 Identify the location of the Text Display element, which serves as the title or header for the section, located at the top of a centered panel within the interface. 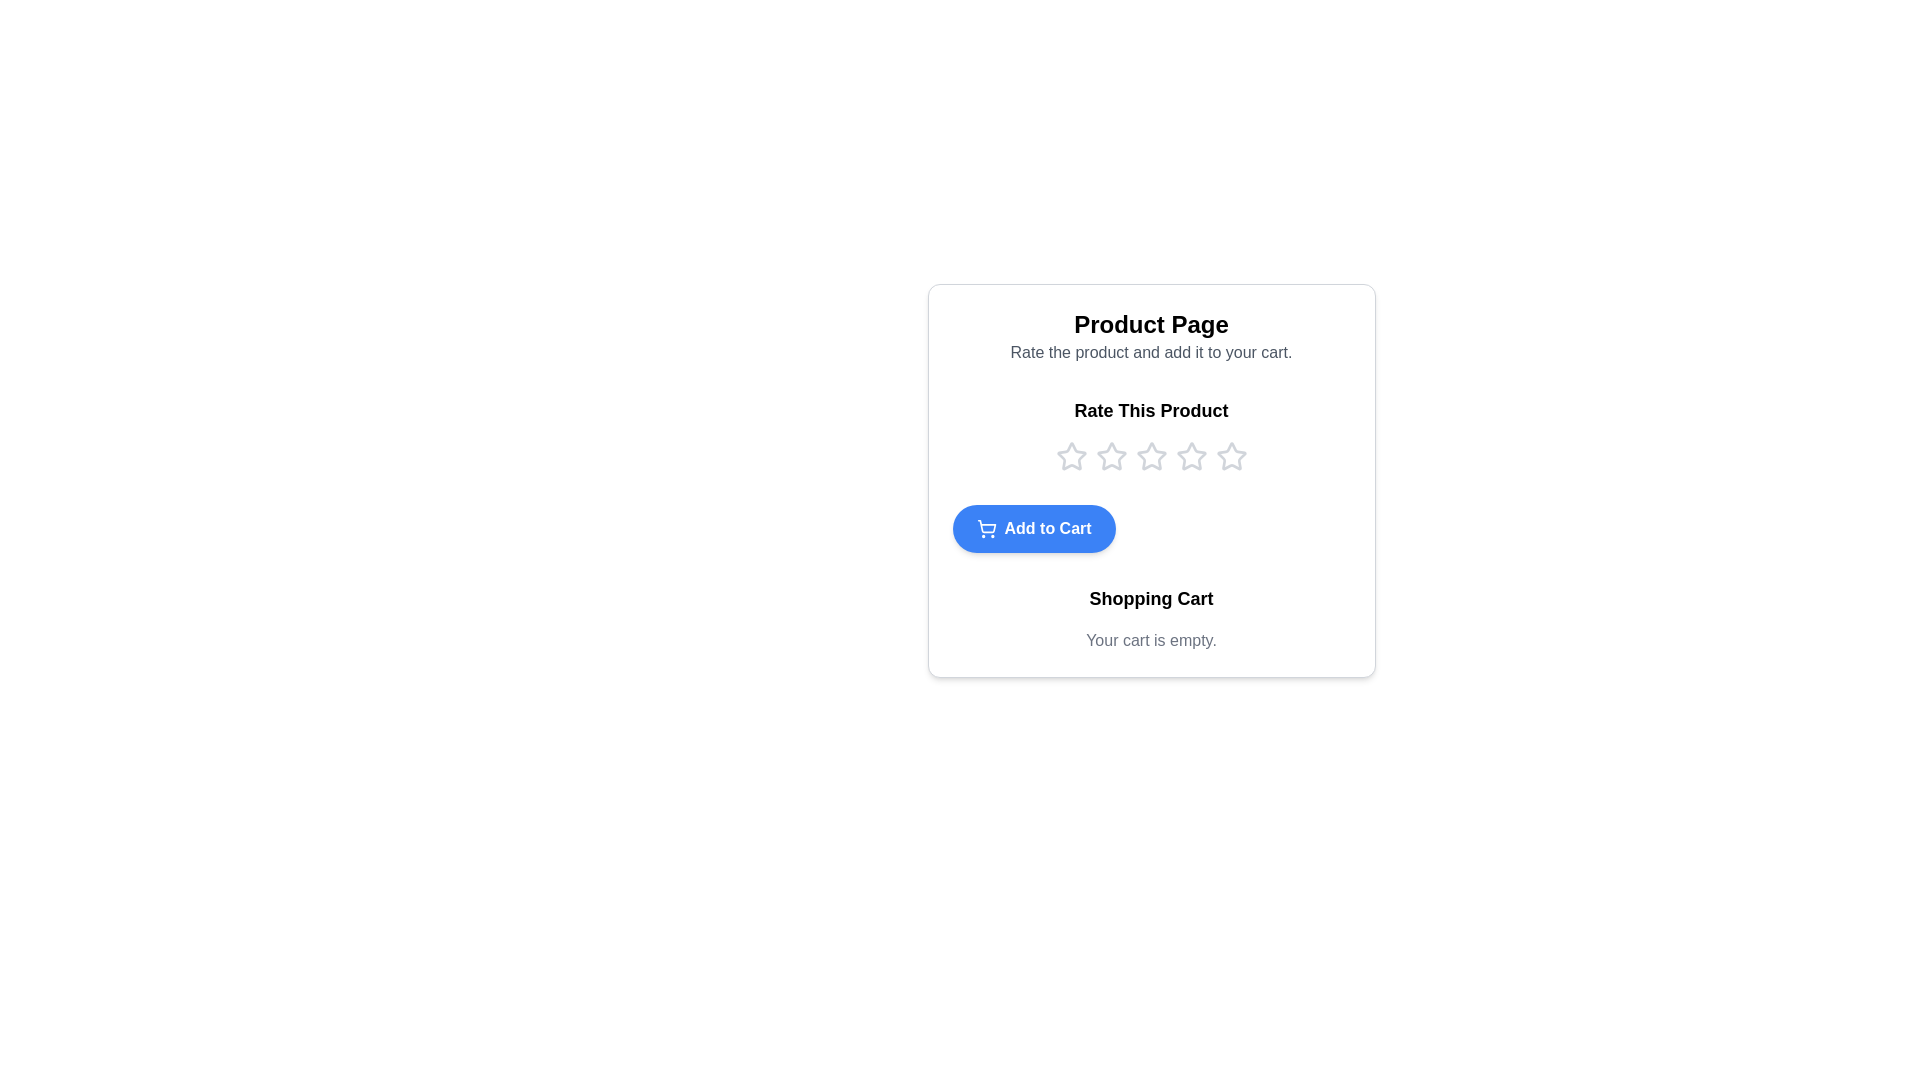
(1151, 323).